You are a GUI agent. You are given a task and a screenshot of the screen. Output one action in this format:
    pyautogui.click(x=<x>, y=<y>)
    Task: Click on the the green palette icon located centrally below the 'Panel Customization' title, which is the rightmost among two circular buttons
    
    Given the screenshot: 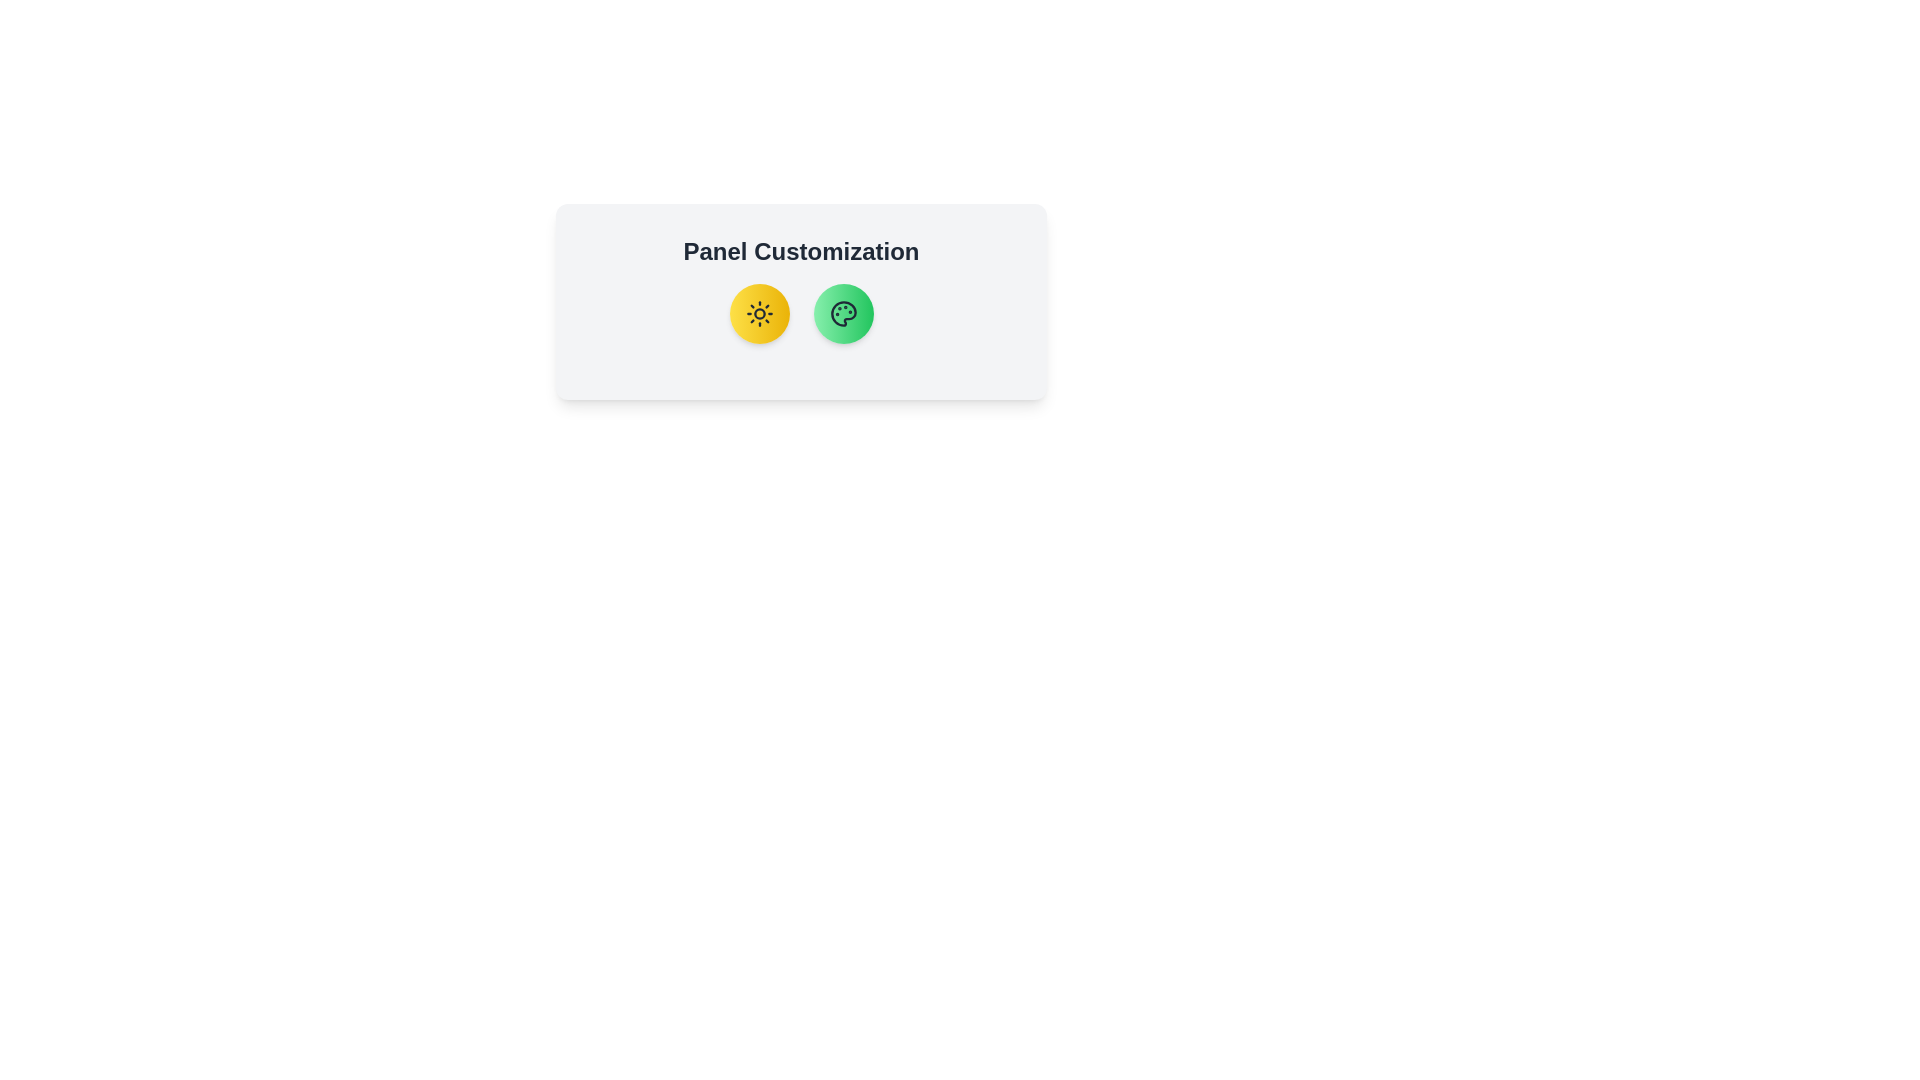 What is the action you would take?
    pyautogui.click(x=843, y=313)
    